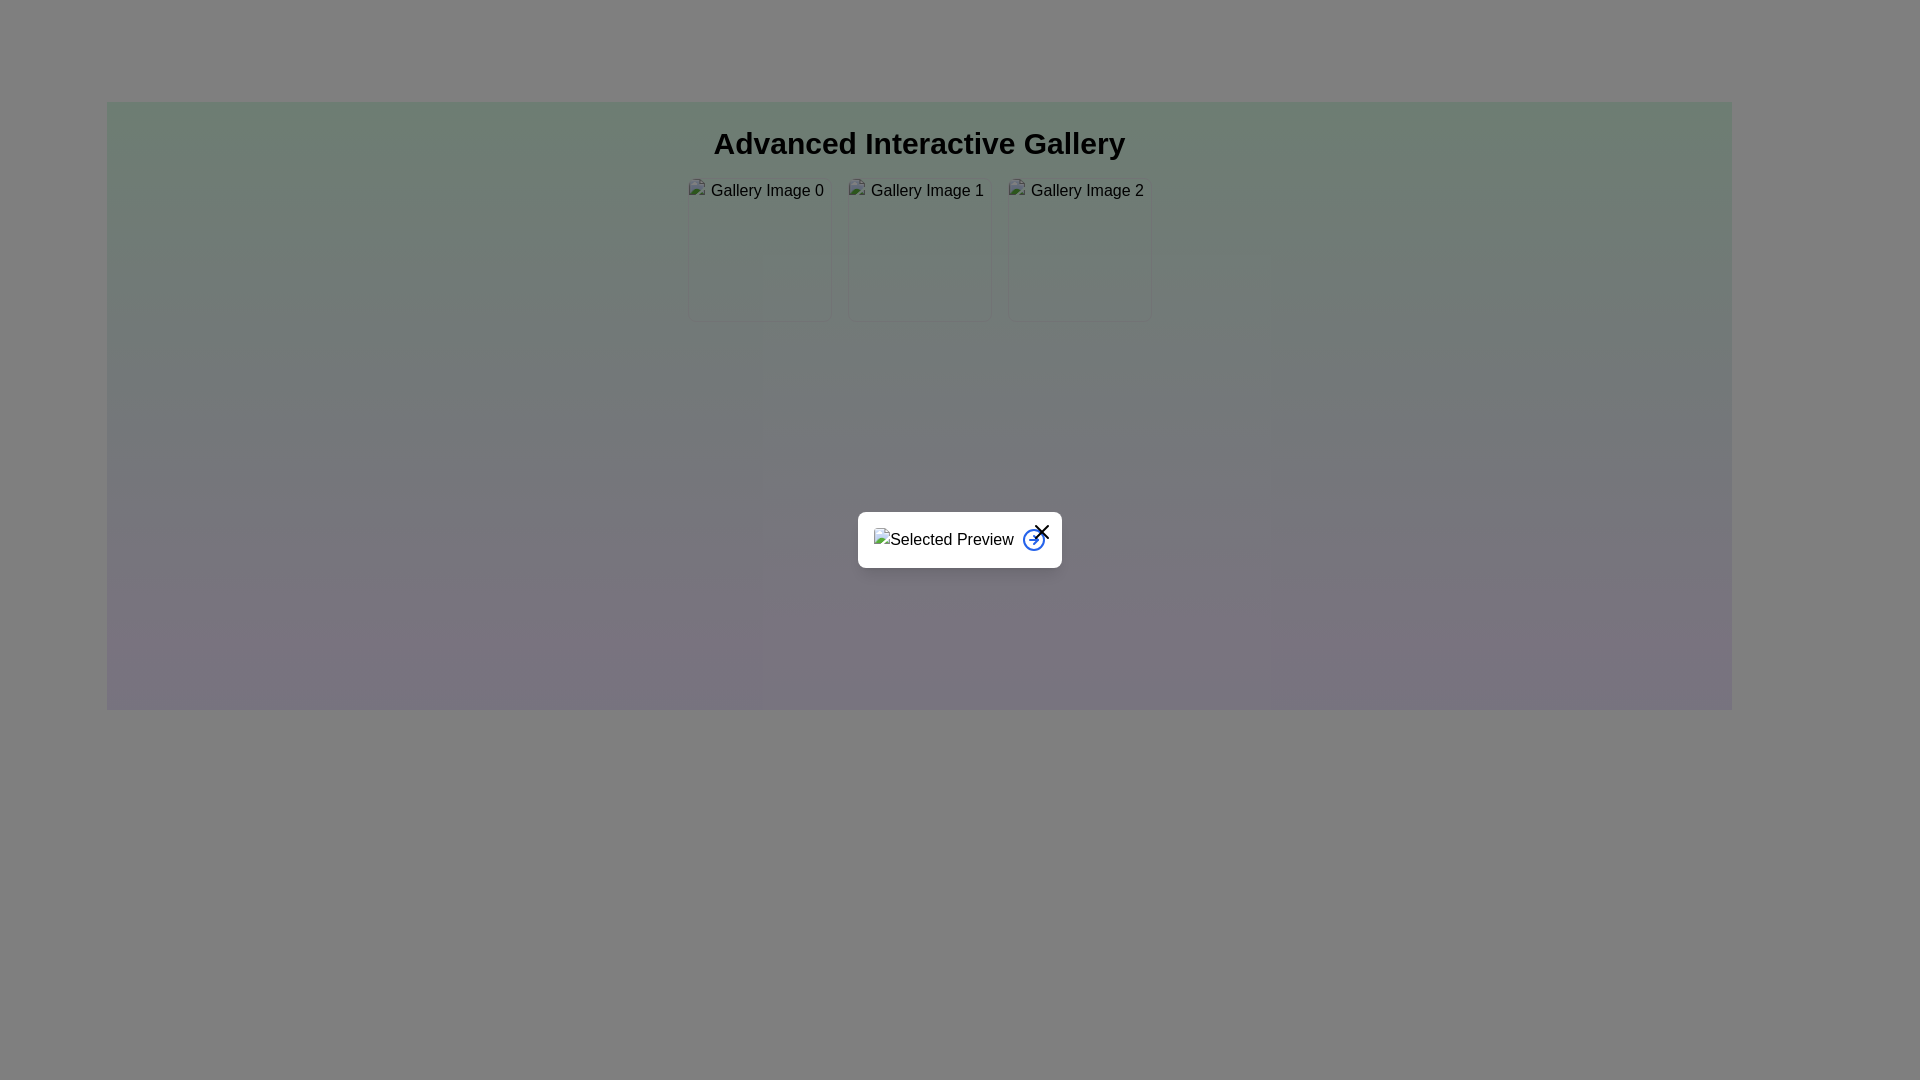 The height and width of the screenshot is (1080, 1920). What do you see at coordinates (758, 249) in the screenshot?
I see `the square-shaped thumbnail image with a rounded border labeled 'Gallery Image 0'` at bounding box center [758, 249].